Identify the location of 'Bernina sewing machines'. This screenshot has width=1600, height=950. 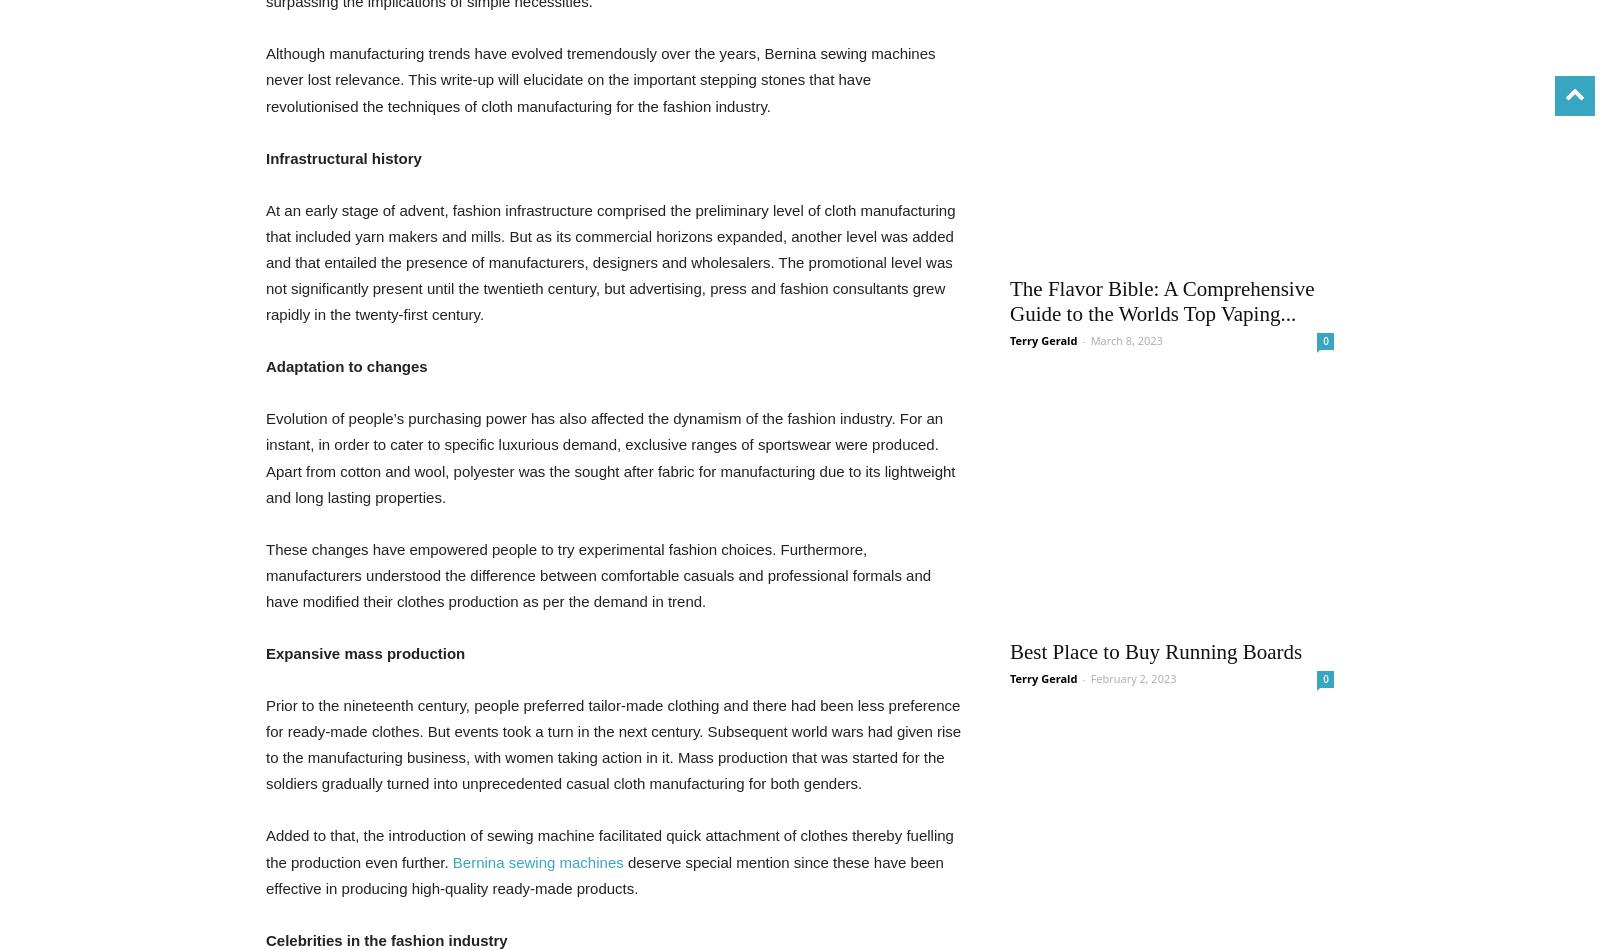
(536, 860).